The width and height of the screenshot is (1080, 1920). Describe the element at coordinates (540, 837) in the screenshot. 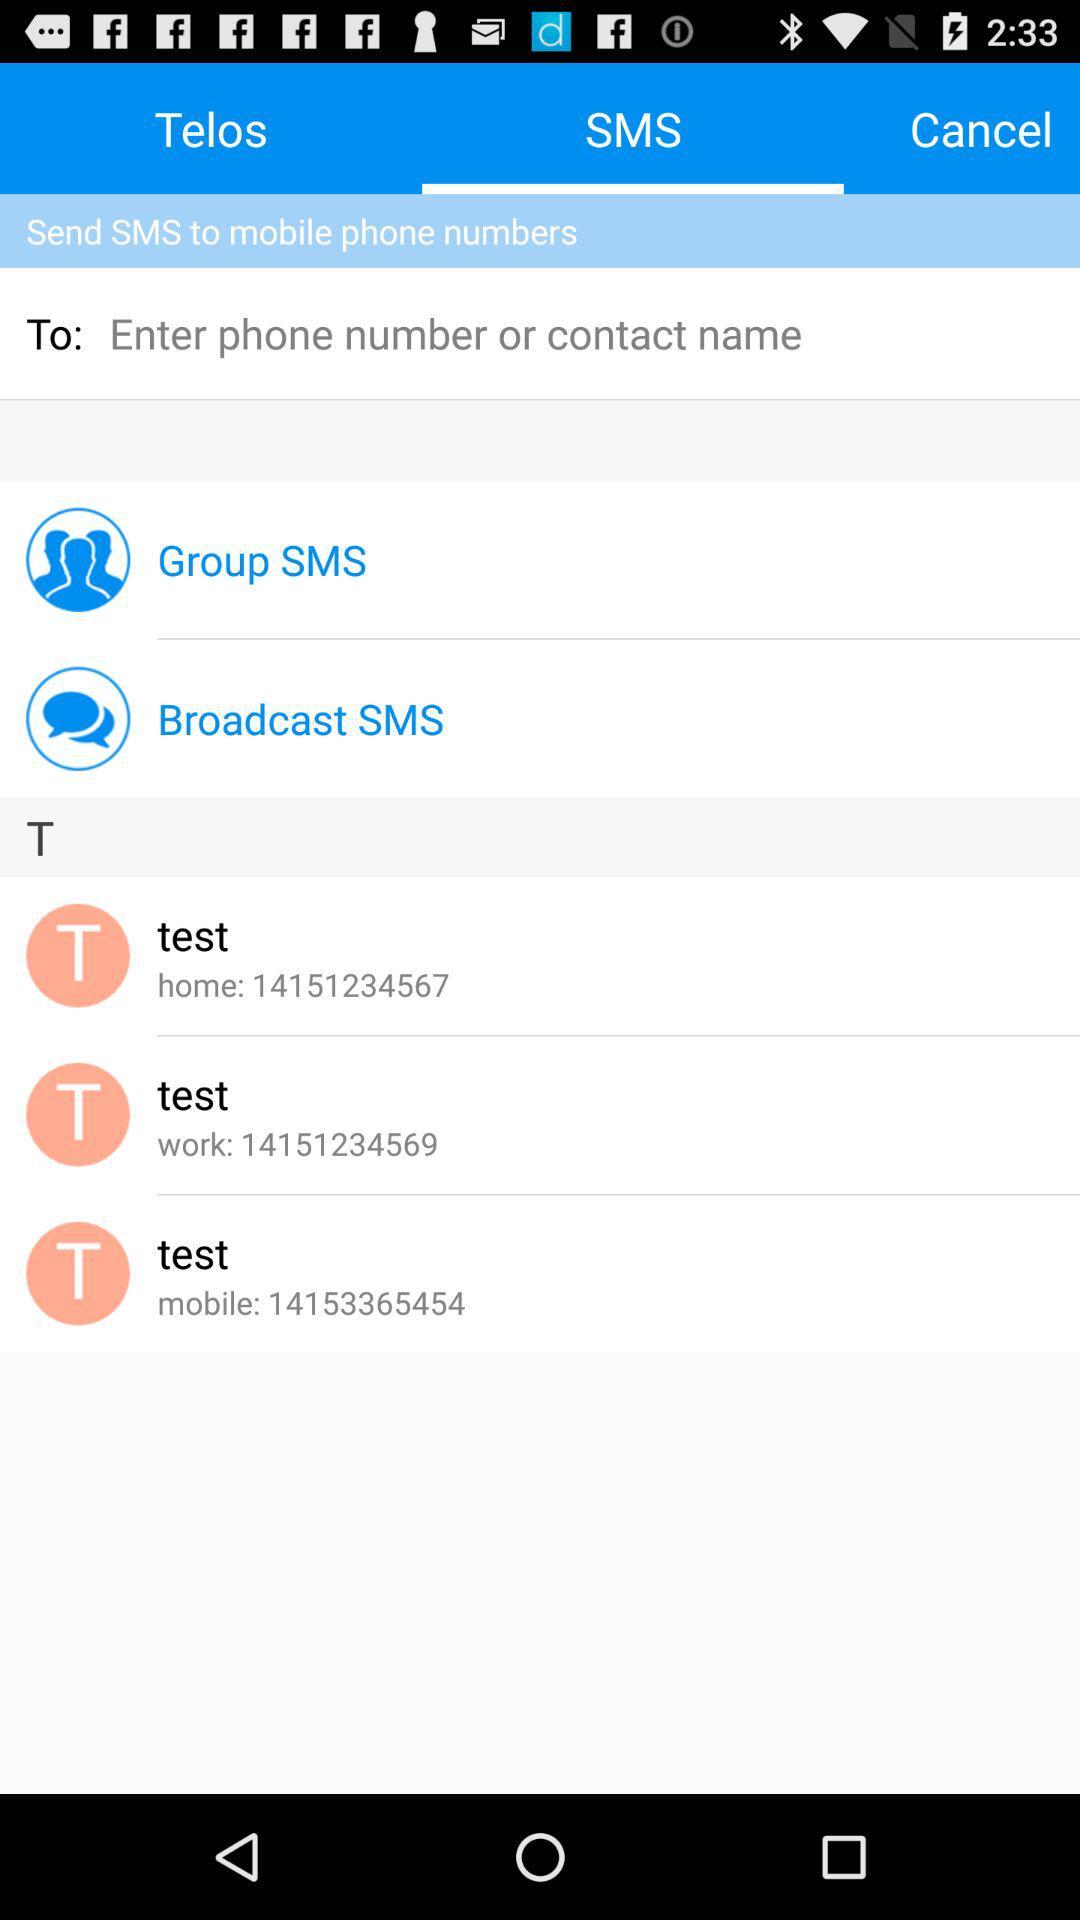

I see `t app` at that location.